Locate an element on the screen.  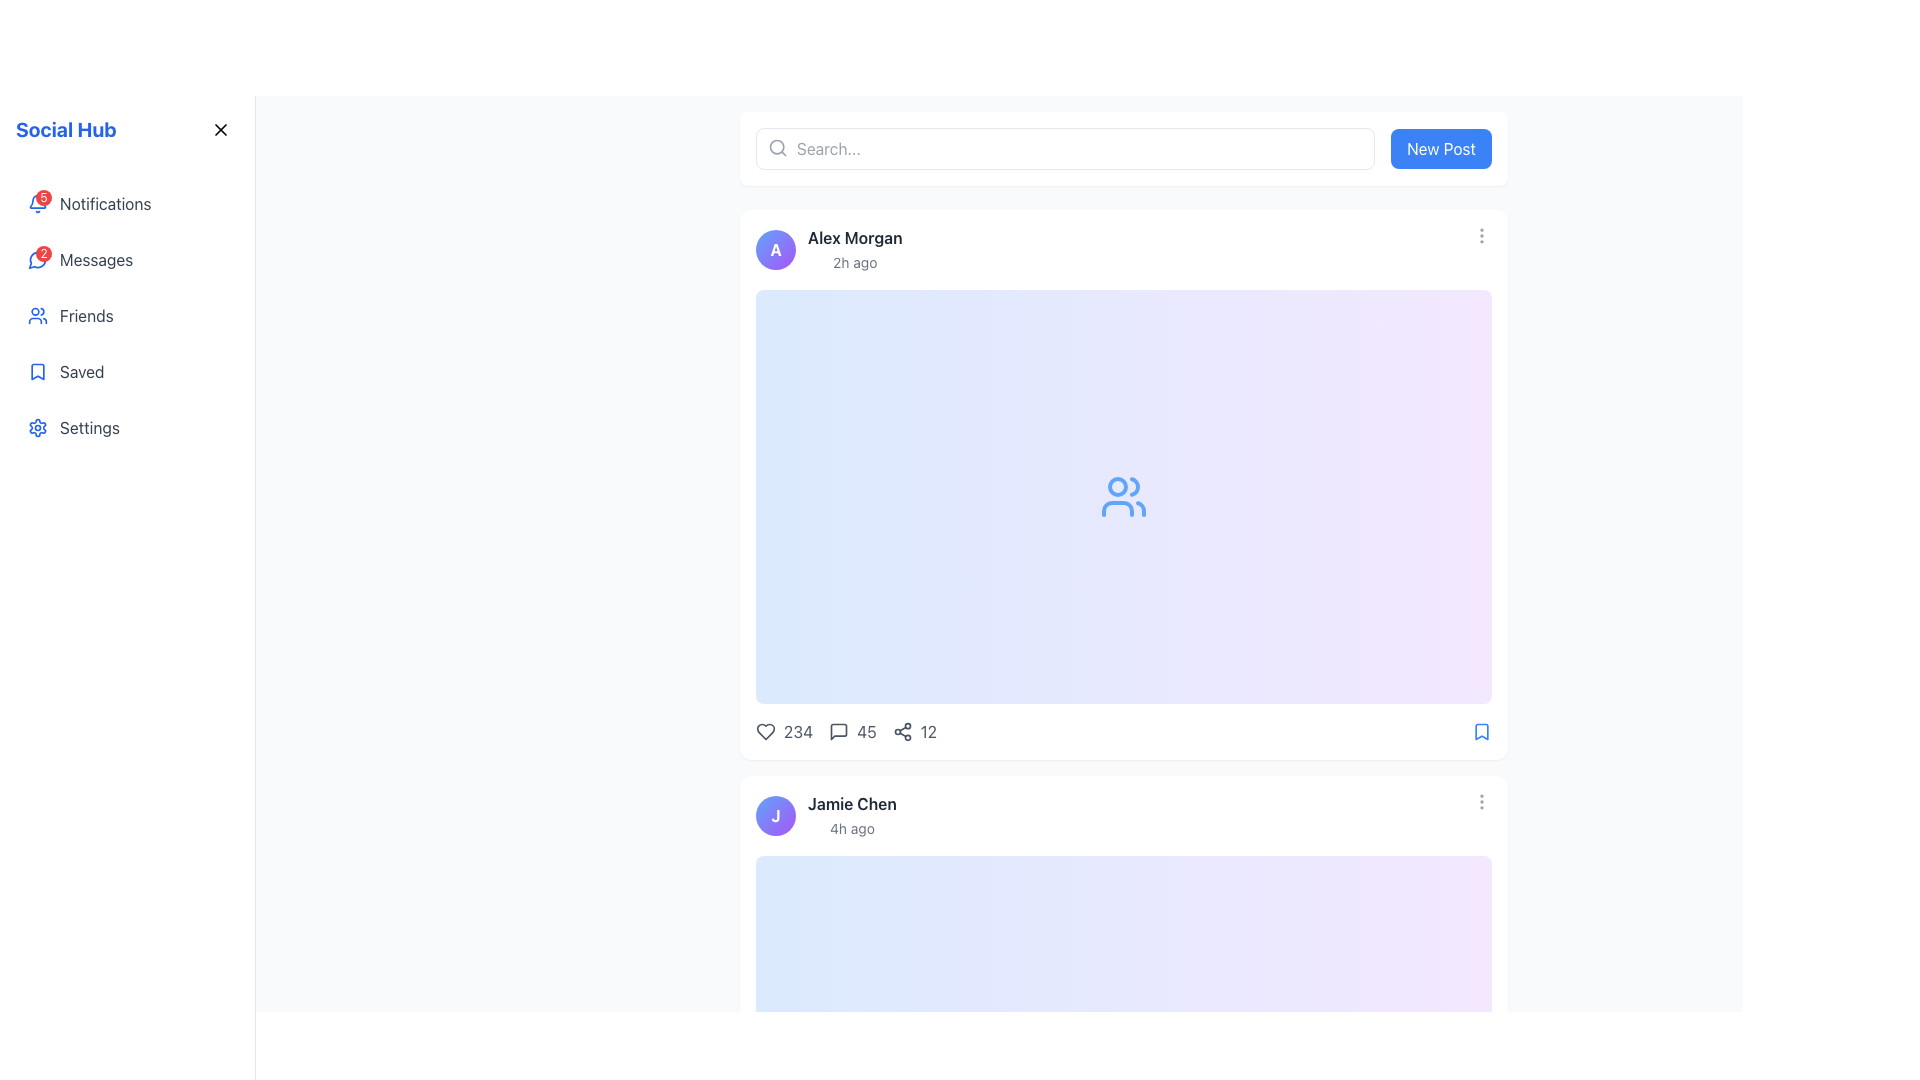
rightmost component of the group-style icon within the graphic context of a social media post by clicking on it is located at coordinates (1141, 508).